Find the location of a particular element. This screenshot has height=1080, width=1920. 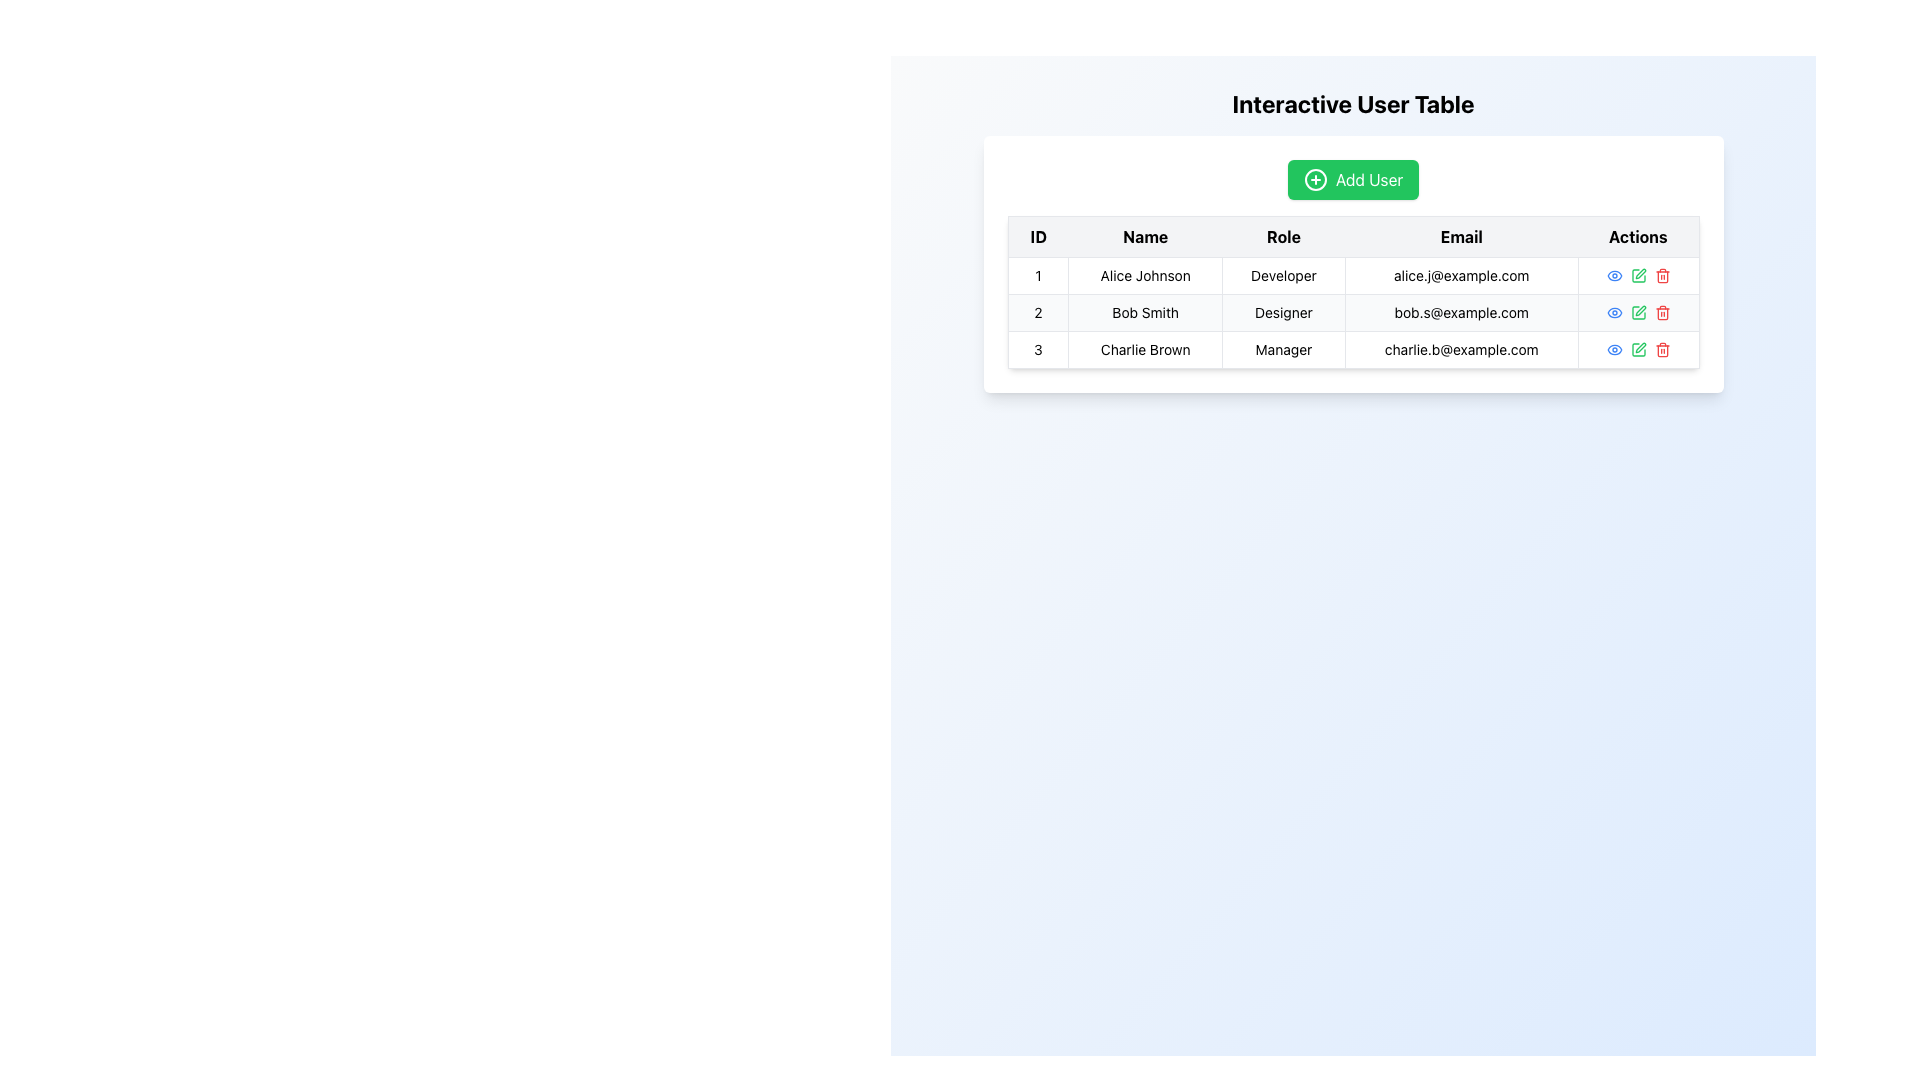

the trash bin icon located in the "Actions" column of the third row of the interactive user table is located at coordinates (1662, 350).